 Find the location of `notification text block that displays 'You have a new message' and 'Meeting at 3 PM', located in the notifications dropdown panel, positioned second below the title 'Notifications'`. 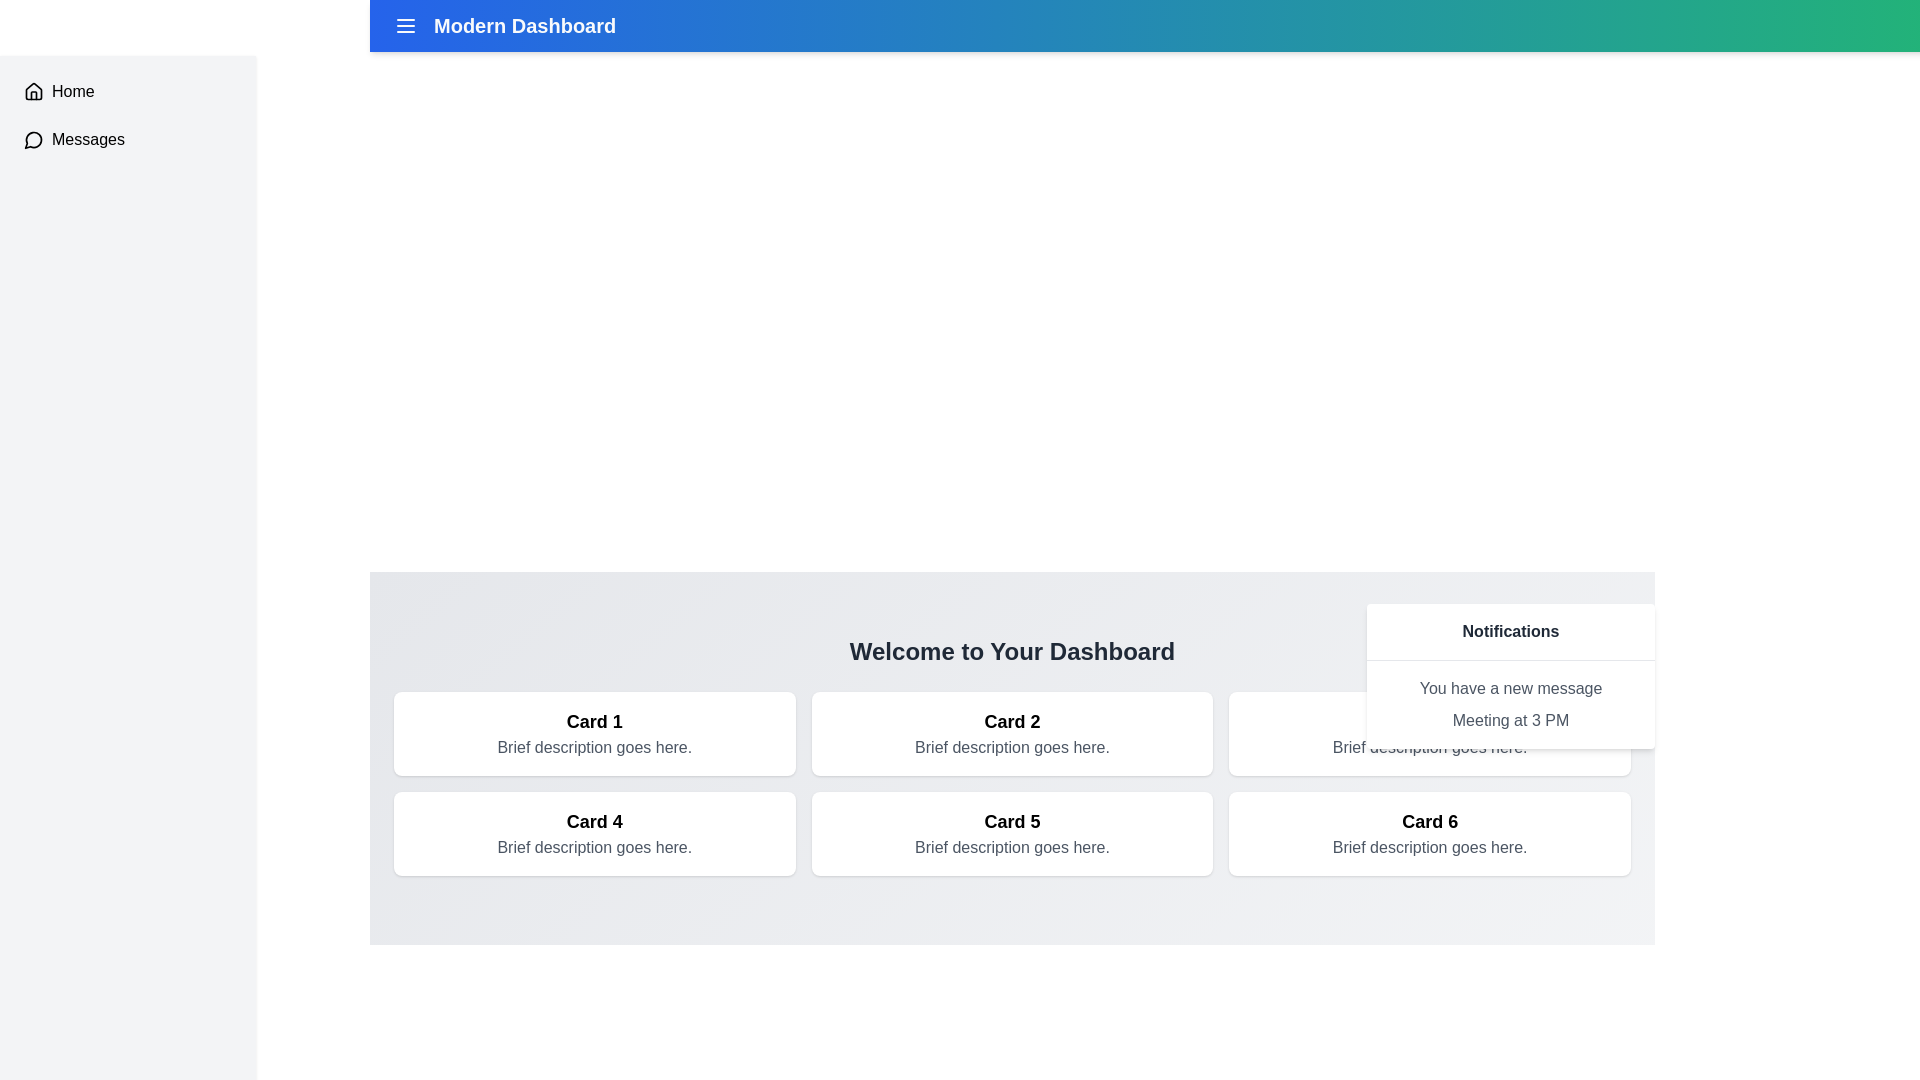

notification text block that displays 'You have a new message' and 'Meeting at 3 PM', located in the notifications dropdown panel, positioned second below the title 'Notifications' is located at coordinates (1511, 704).